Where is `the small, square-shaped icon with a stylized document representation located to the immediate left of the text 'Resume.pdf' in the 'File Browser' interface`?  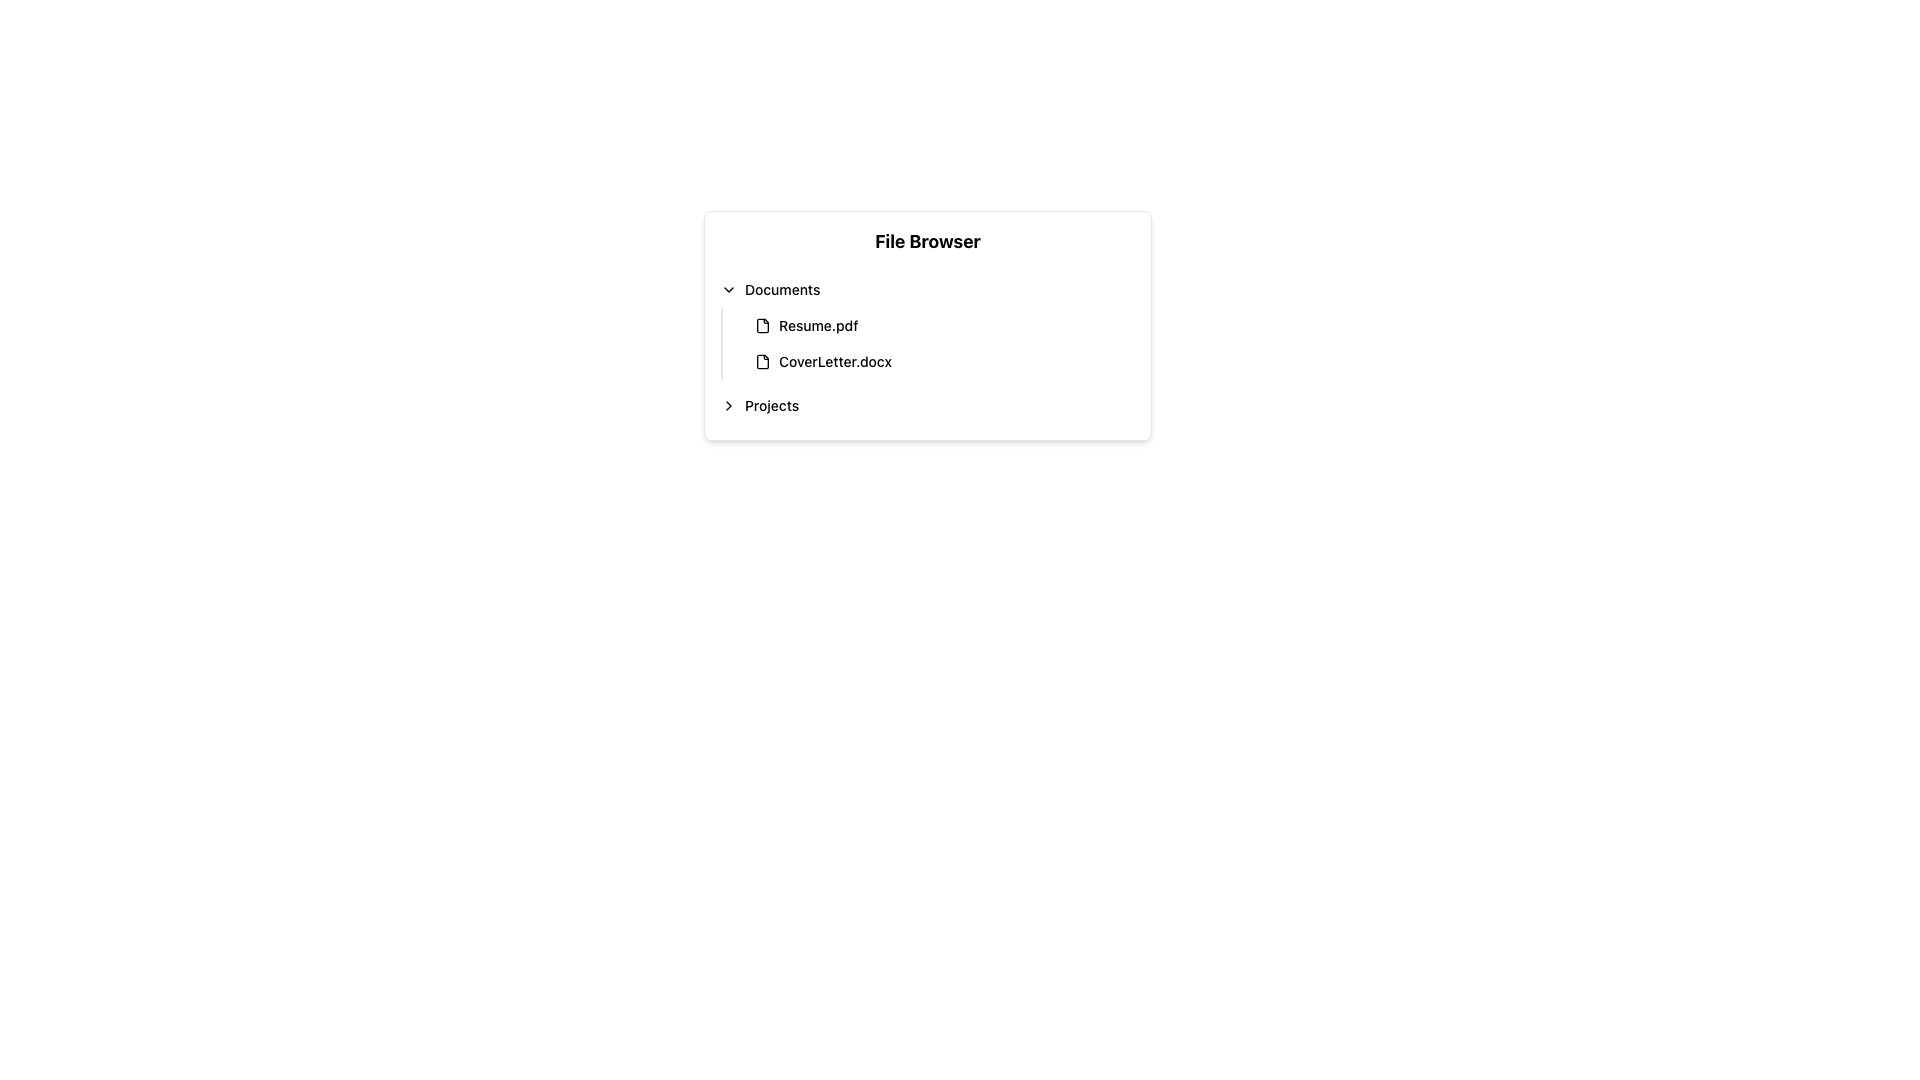 the small, square-shaped icon with a stylized document representation located to the immediate left of the text 'Resume.pdf' in the 'File Browser' interface is located at coordinates (762, 325).